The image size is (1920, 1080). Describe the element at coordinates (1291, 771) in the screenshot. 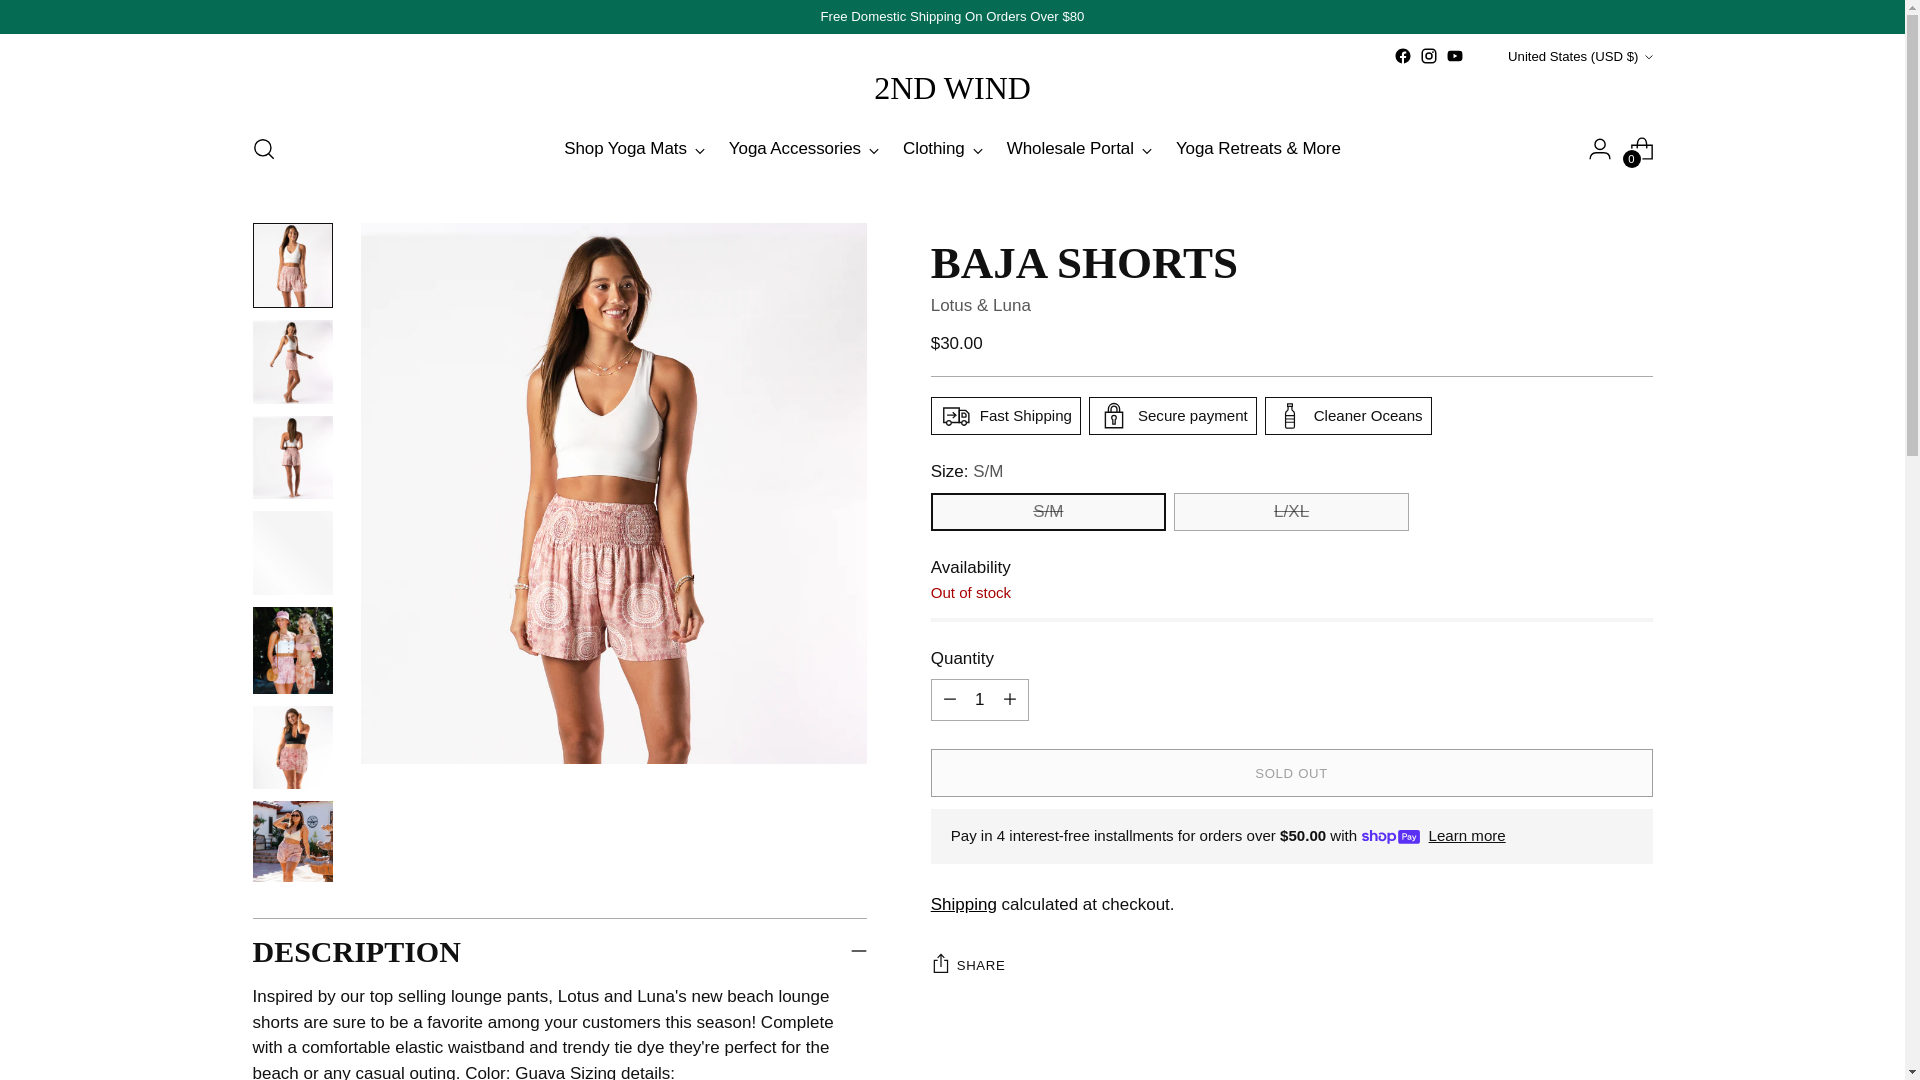

I see `'SOLD OUT'` at that location.